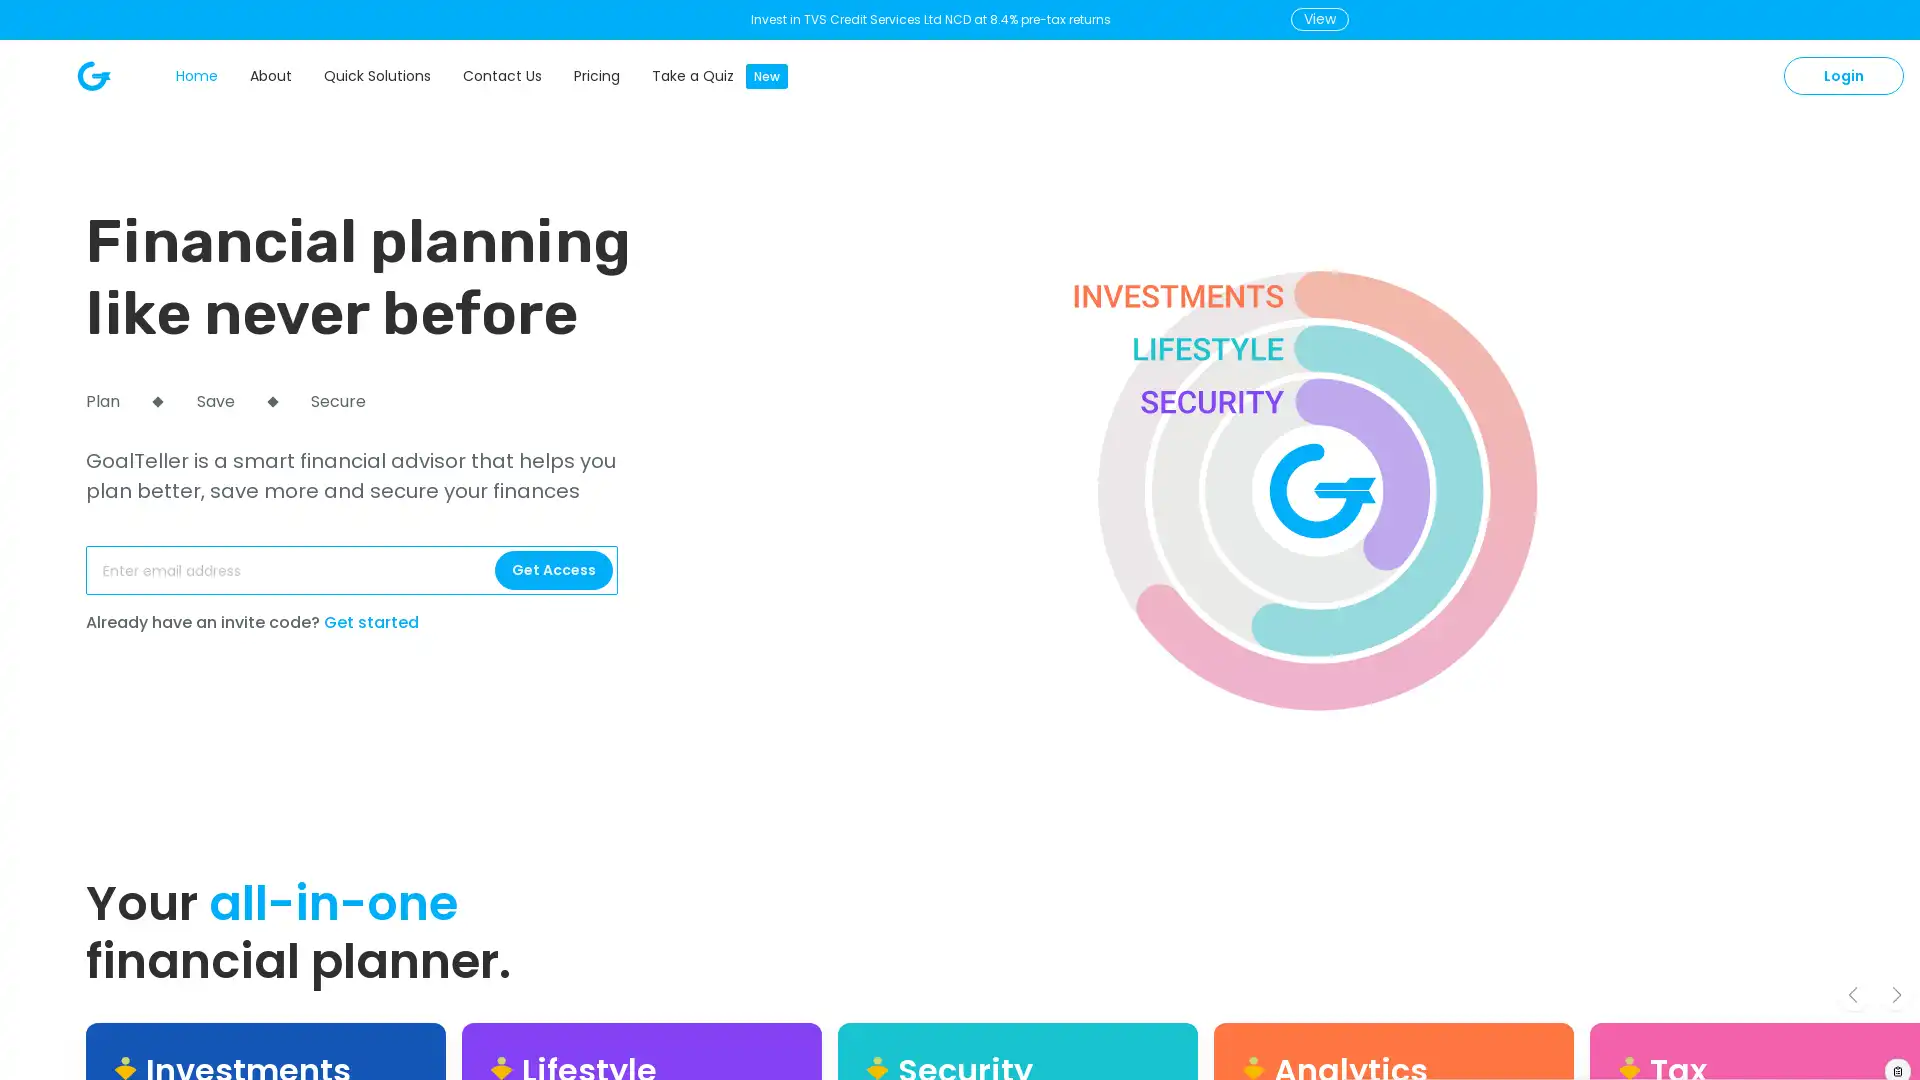  Describe the element at coordinates (1852, 994) in the screenshot. I see `Previous slide` at that location.